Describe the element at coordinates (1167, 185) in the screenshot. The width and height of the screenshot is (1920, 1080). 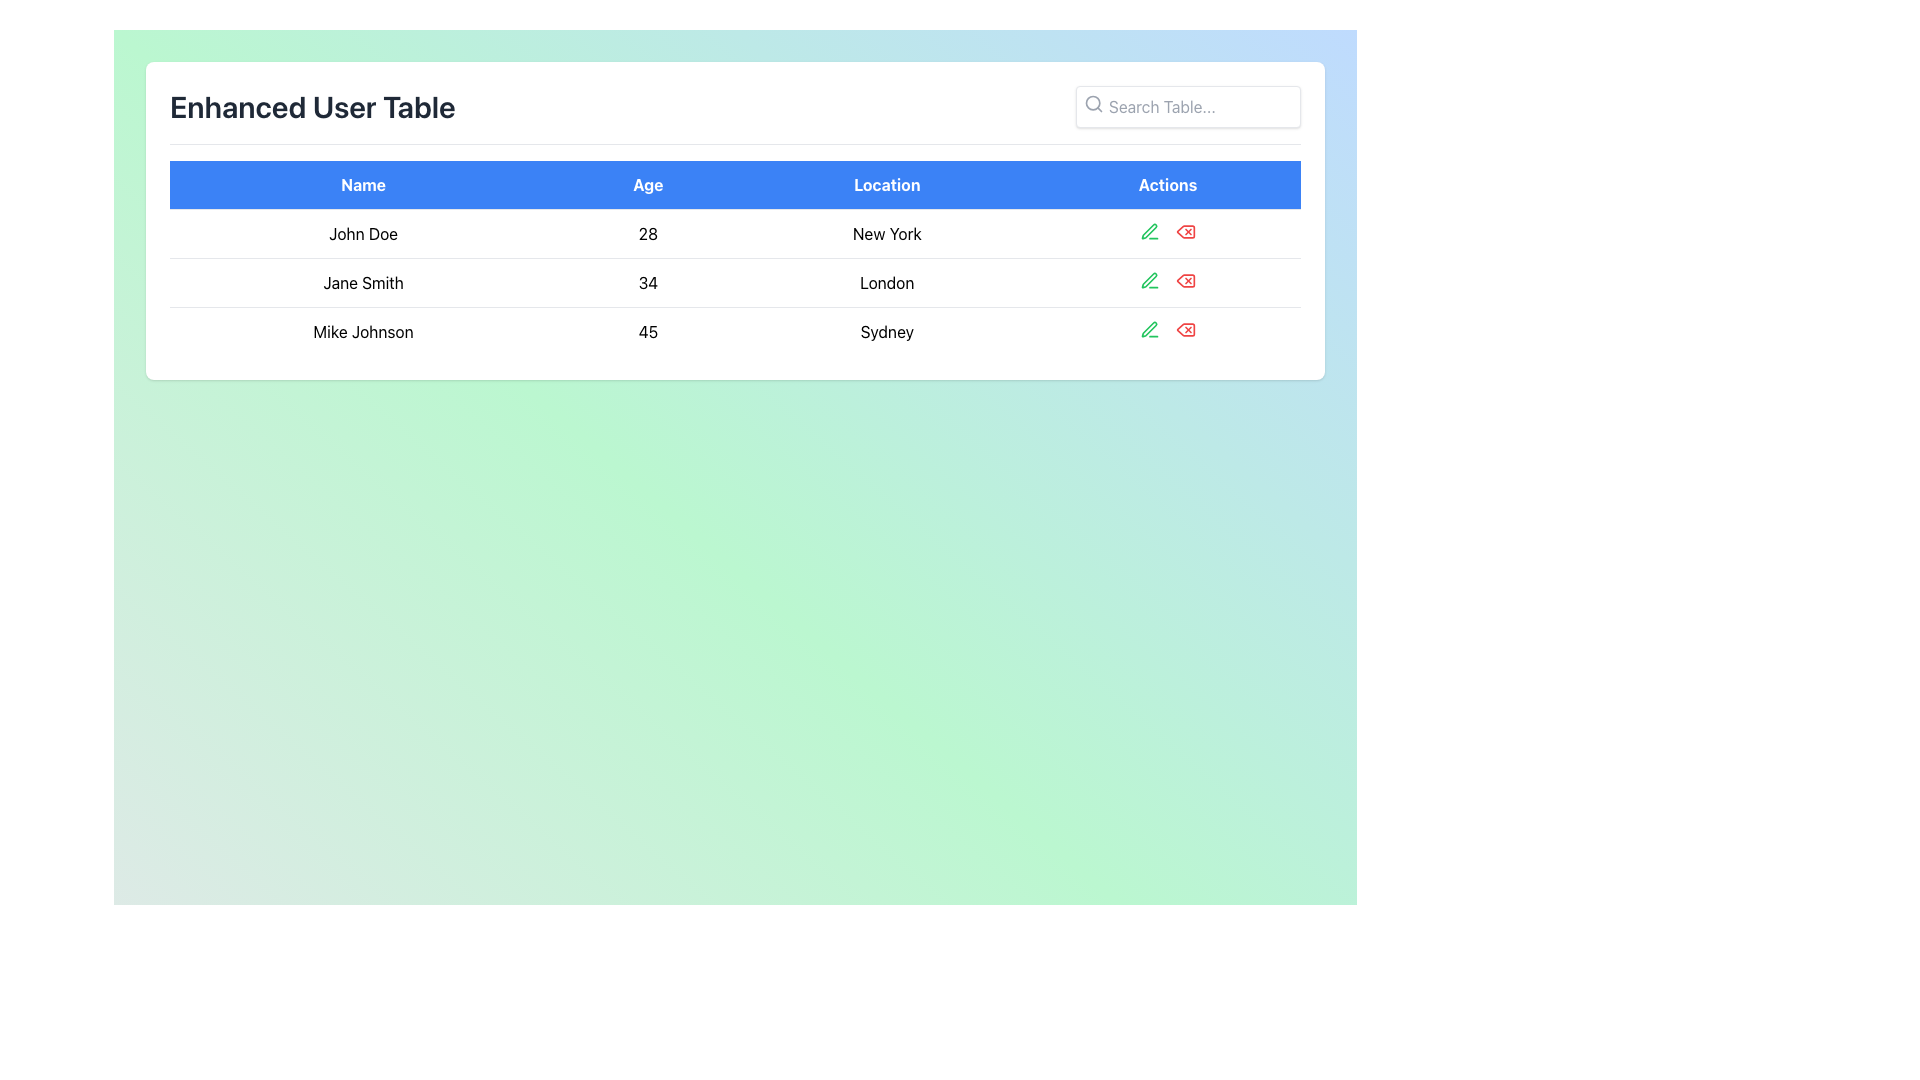
I see `the blue rectangular section in the table header that contains the text 'Actions' in white, which is the fourth column header in the table` at that location.